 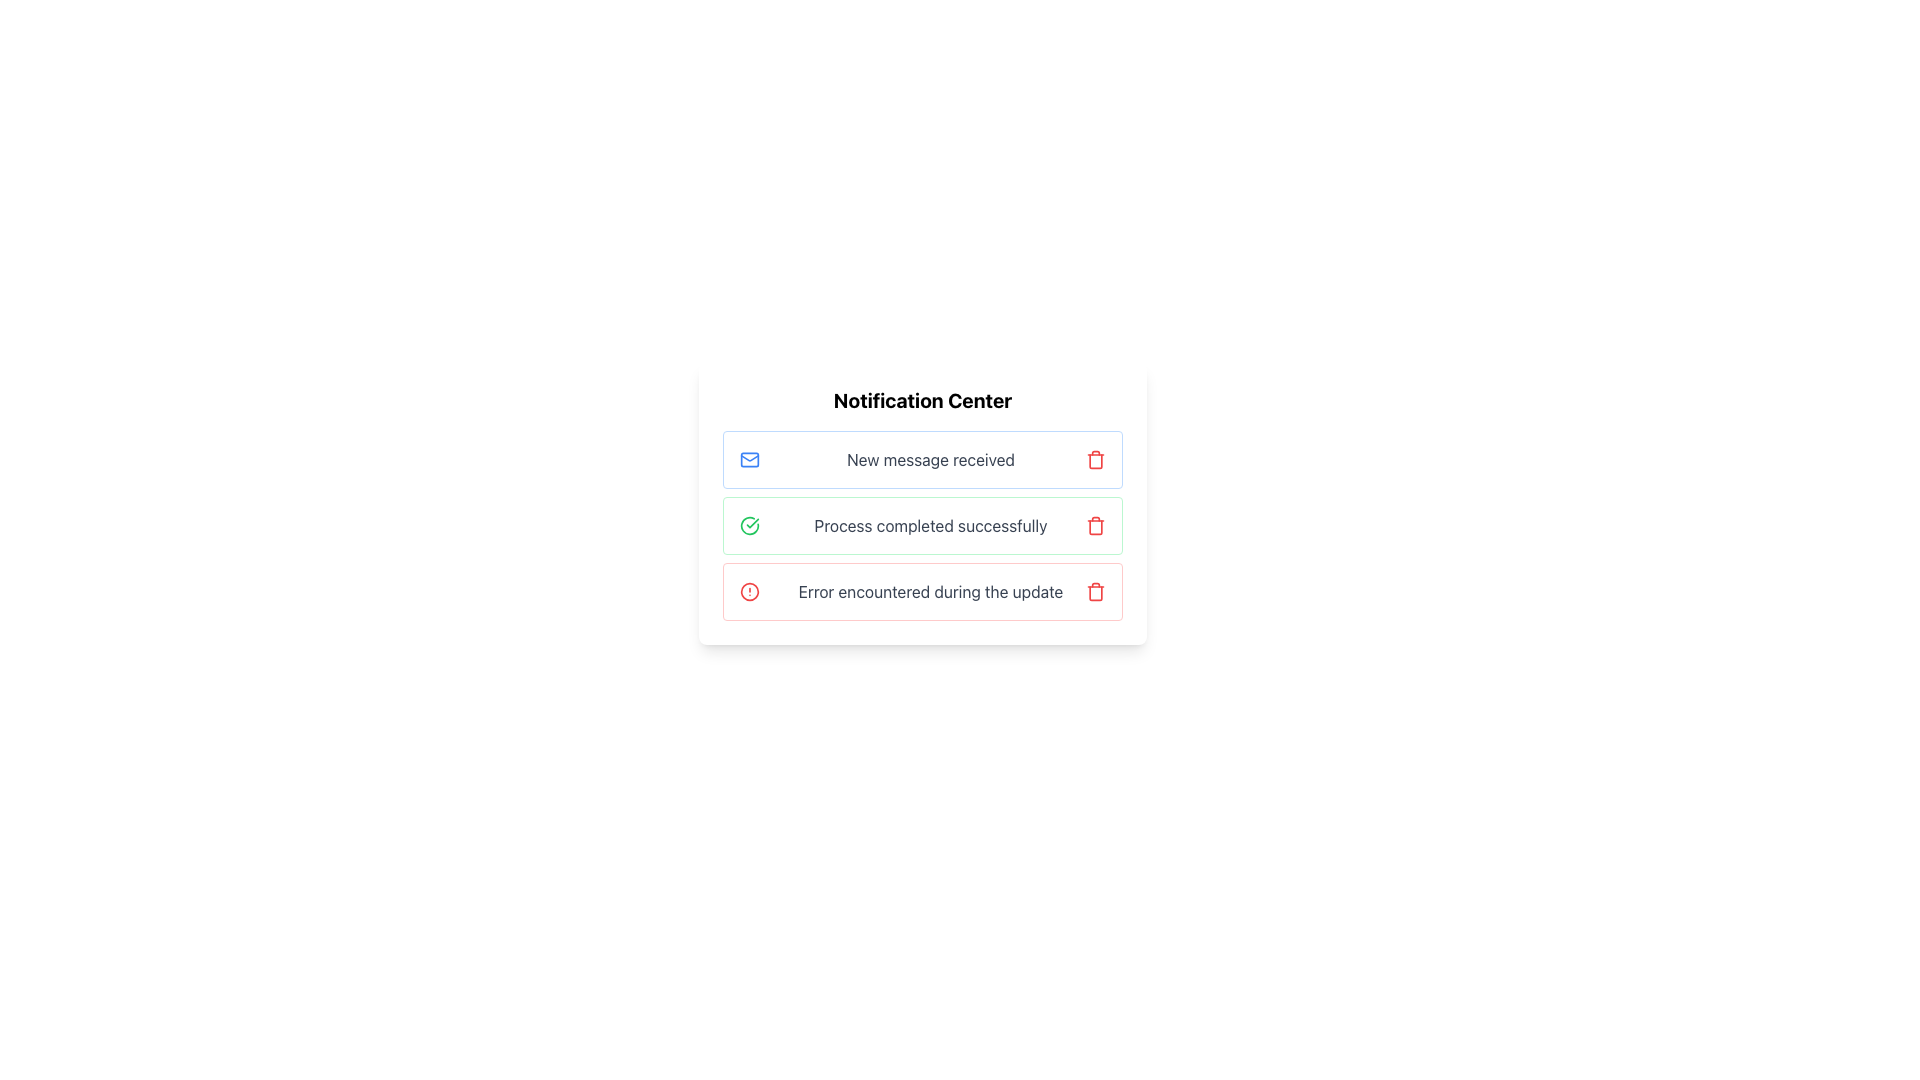 I want to click on the static text label that displays the notification message indicating the successful completion of a process, so click(x=930, y=524).